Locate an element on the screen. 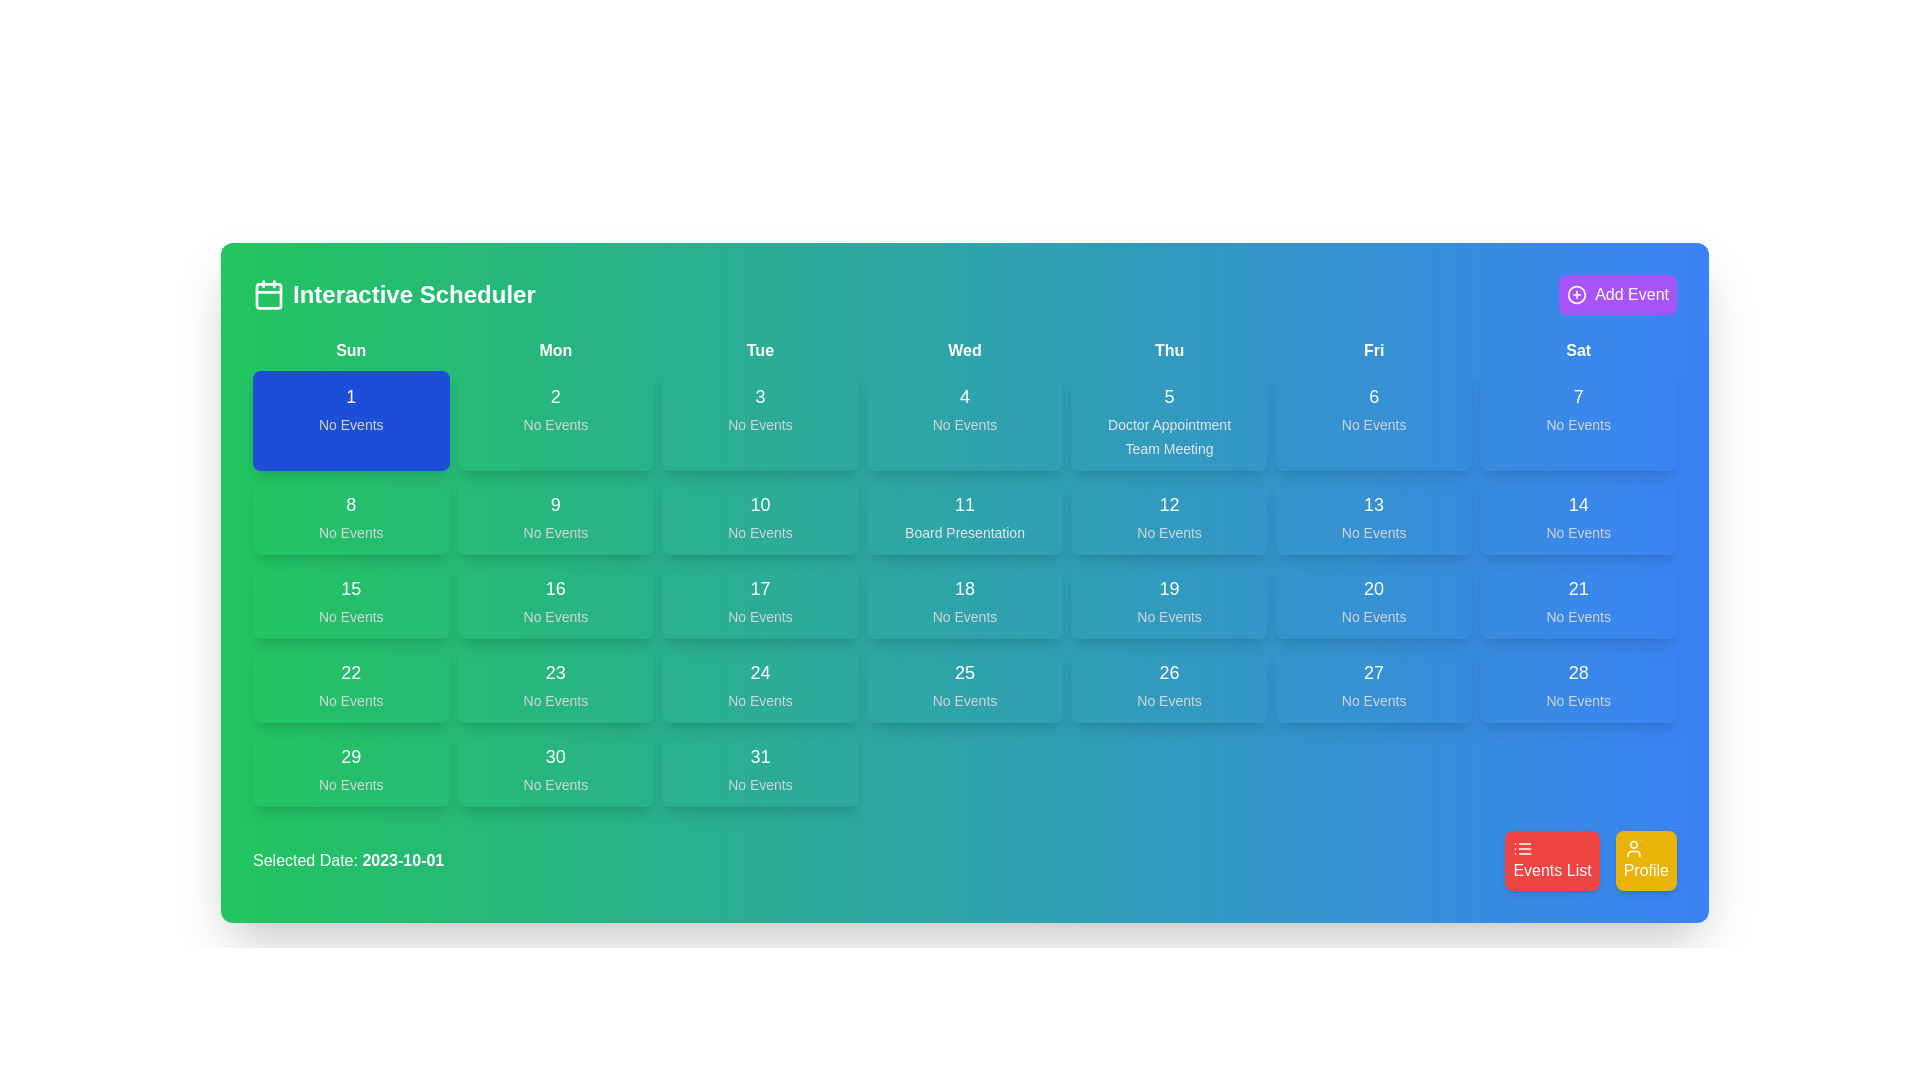  the calendar cell for the 11th day of the month in the 'Wed' column is located at coordinates (964, 515).